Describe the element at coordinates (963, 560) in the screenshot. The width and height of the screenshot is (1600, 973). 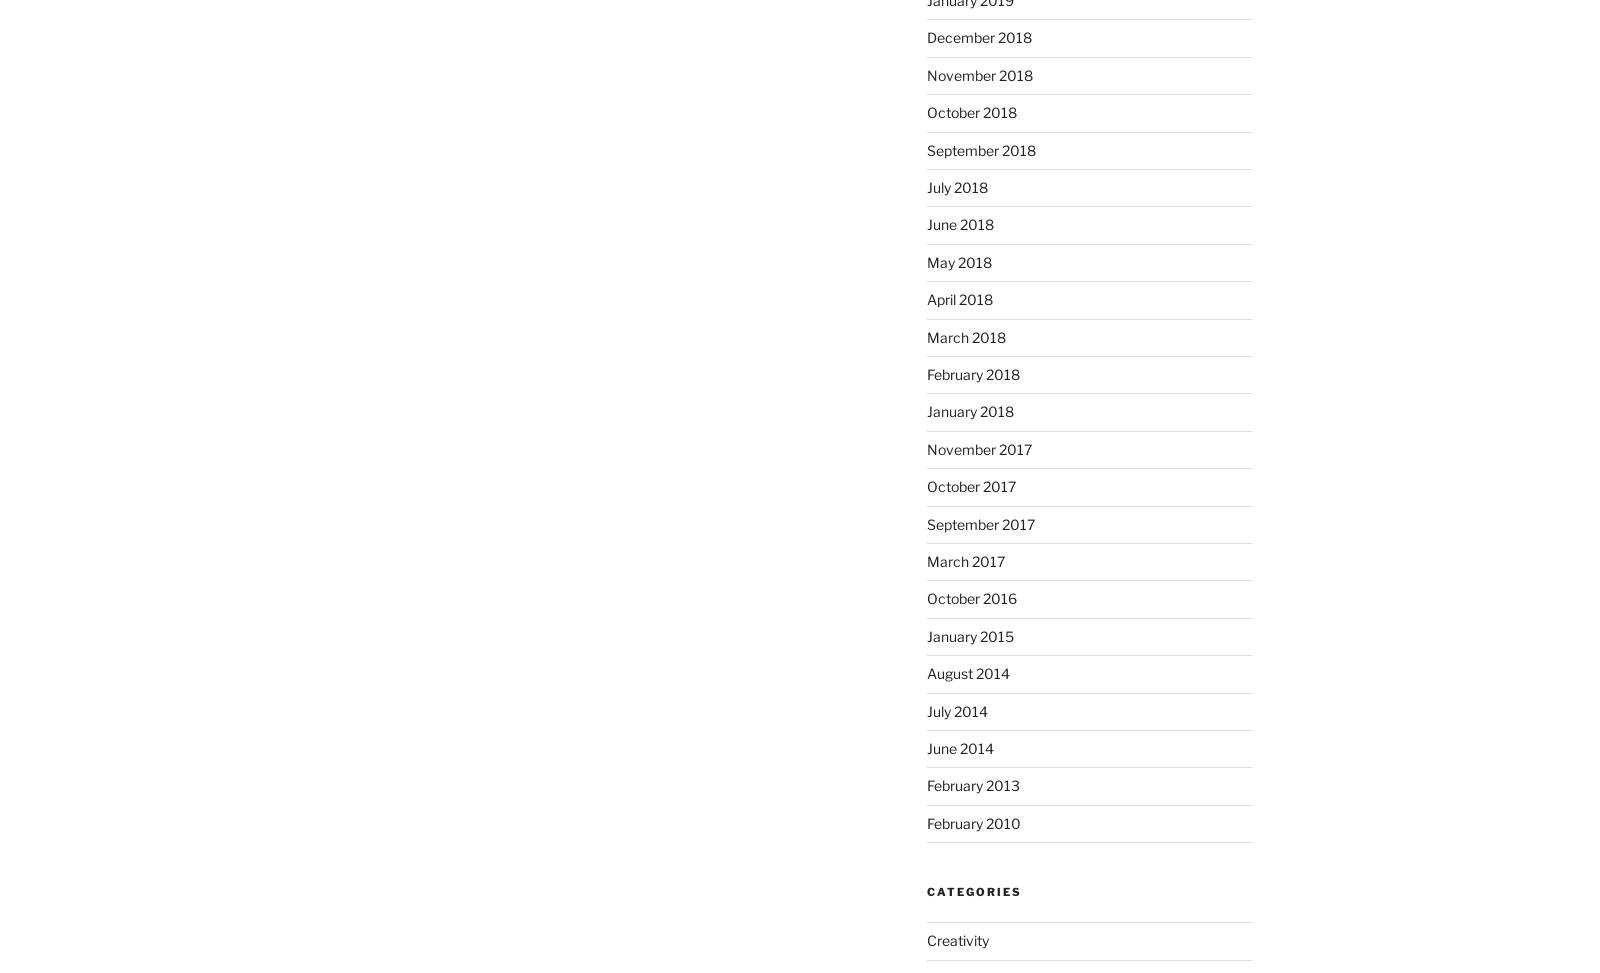
I see `'March 2017'` at that location.